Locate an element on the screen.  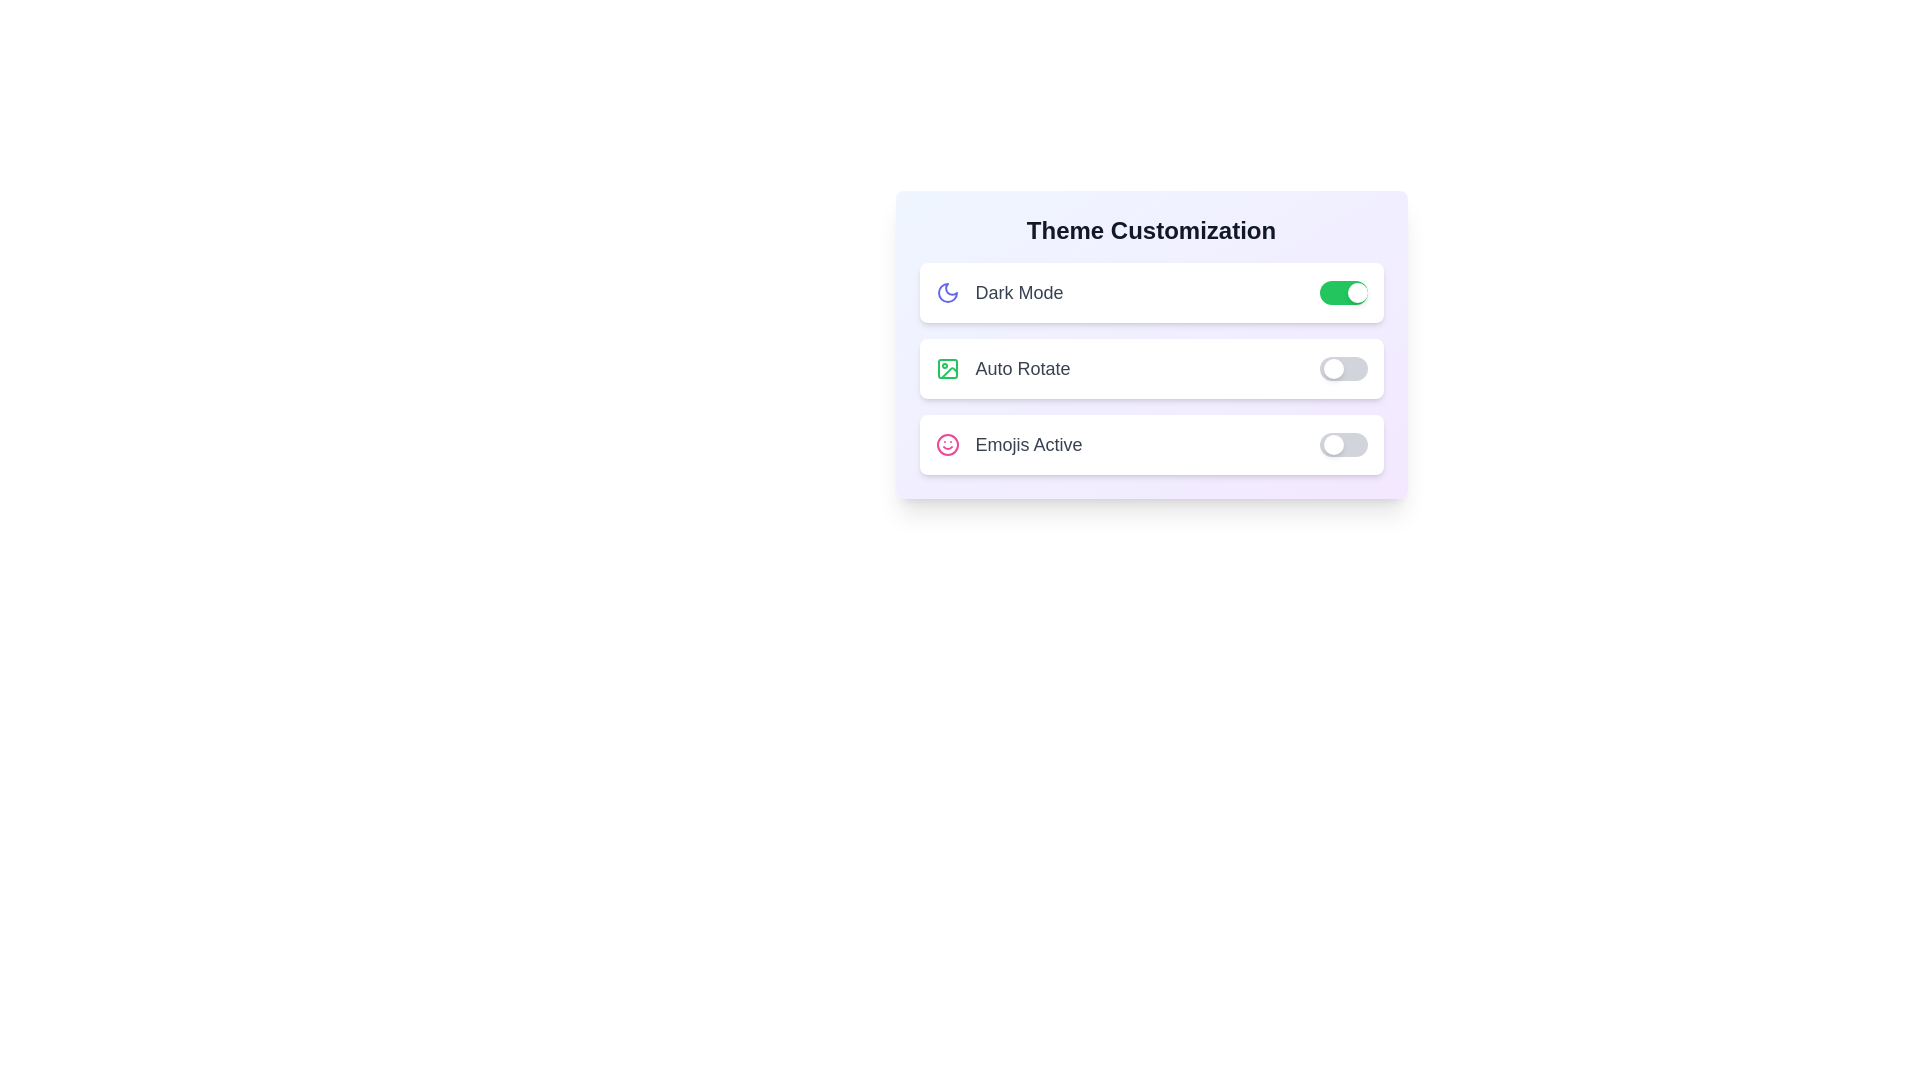
the toggle switch located at the far right of the first row in the 'Theme Customization' panel to change its state for the 'Dark Mode' feature is located at coordinates (1343, 293).